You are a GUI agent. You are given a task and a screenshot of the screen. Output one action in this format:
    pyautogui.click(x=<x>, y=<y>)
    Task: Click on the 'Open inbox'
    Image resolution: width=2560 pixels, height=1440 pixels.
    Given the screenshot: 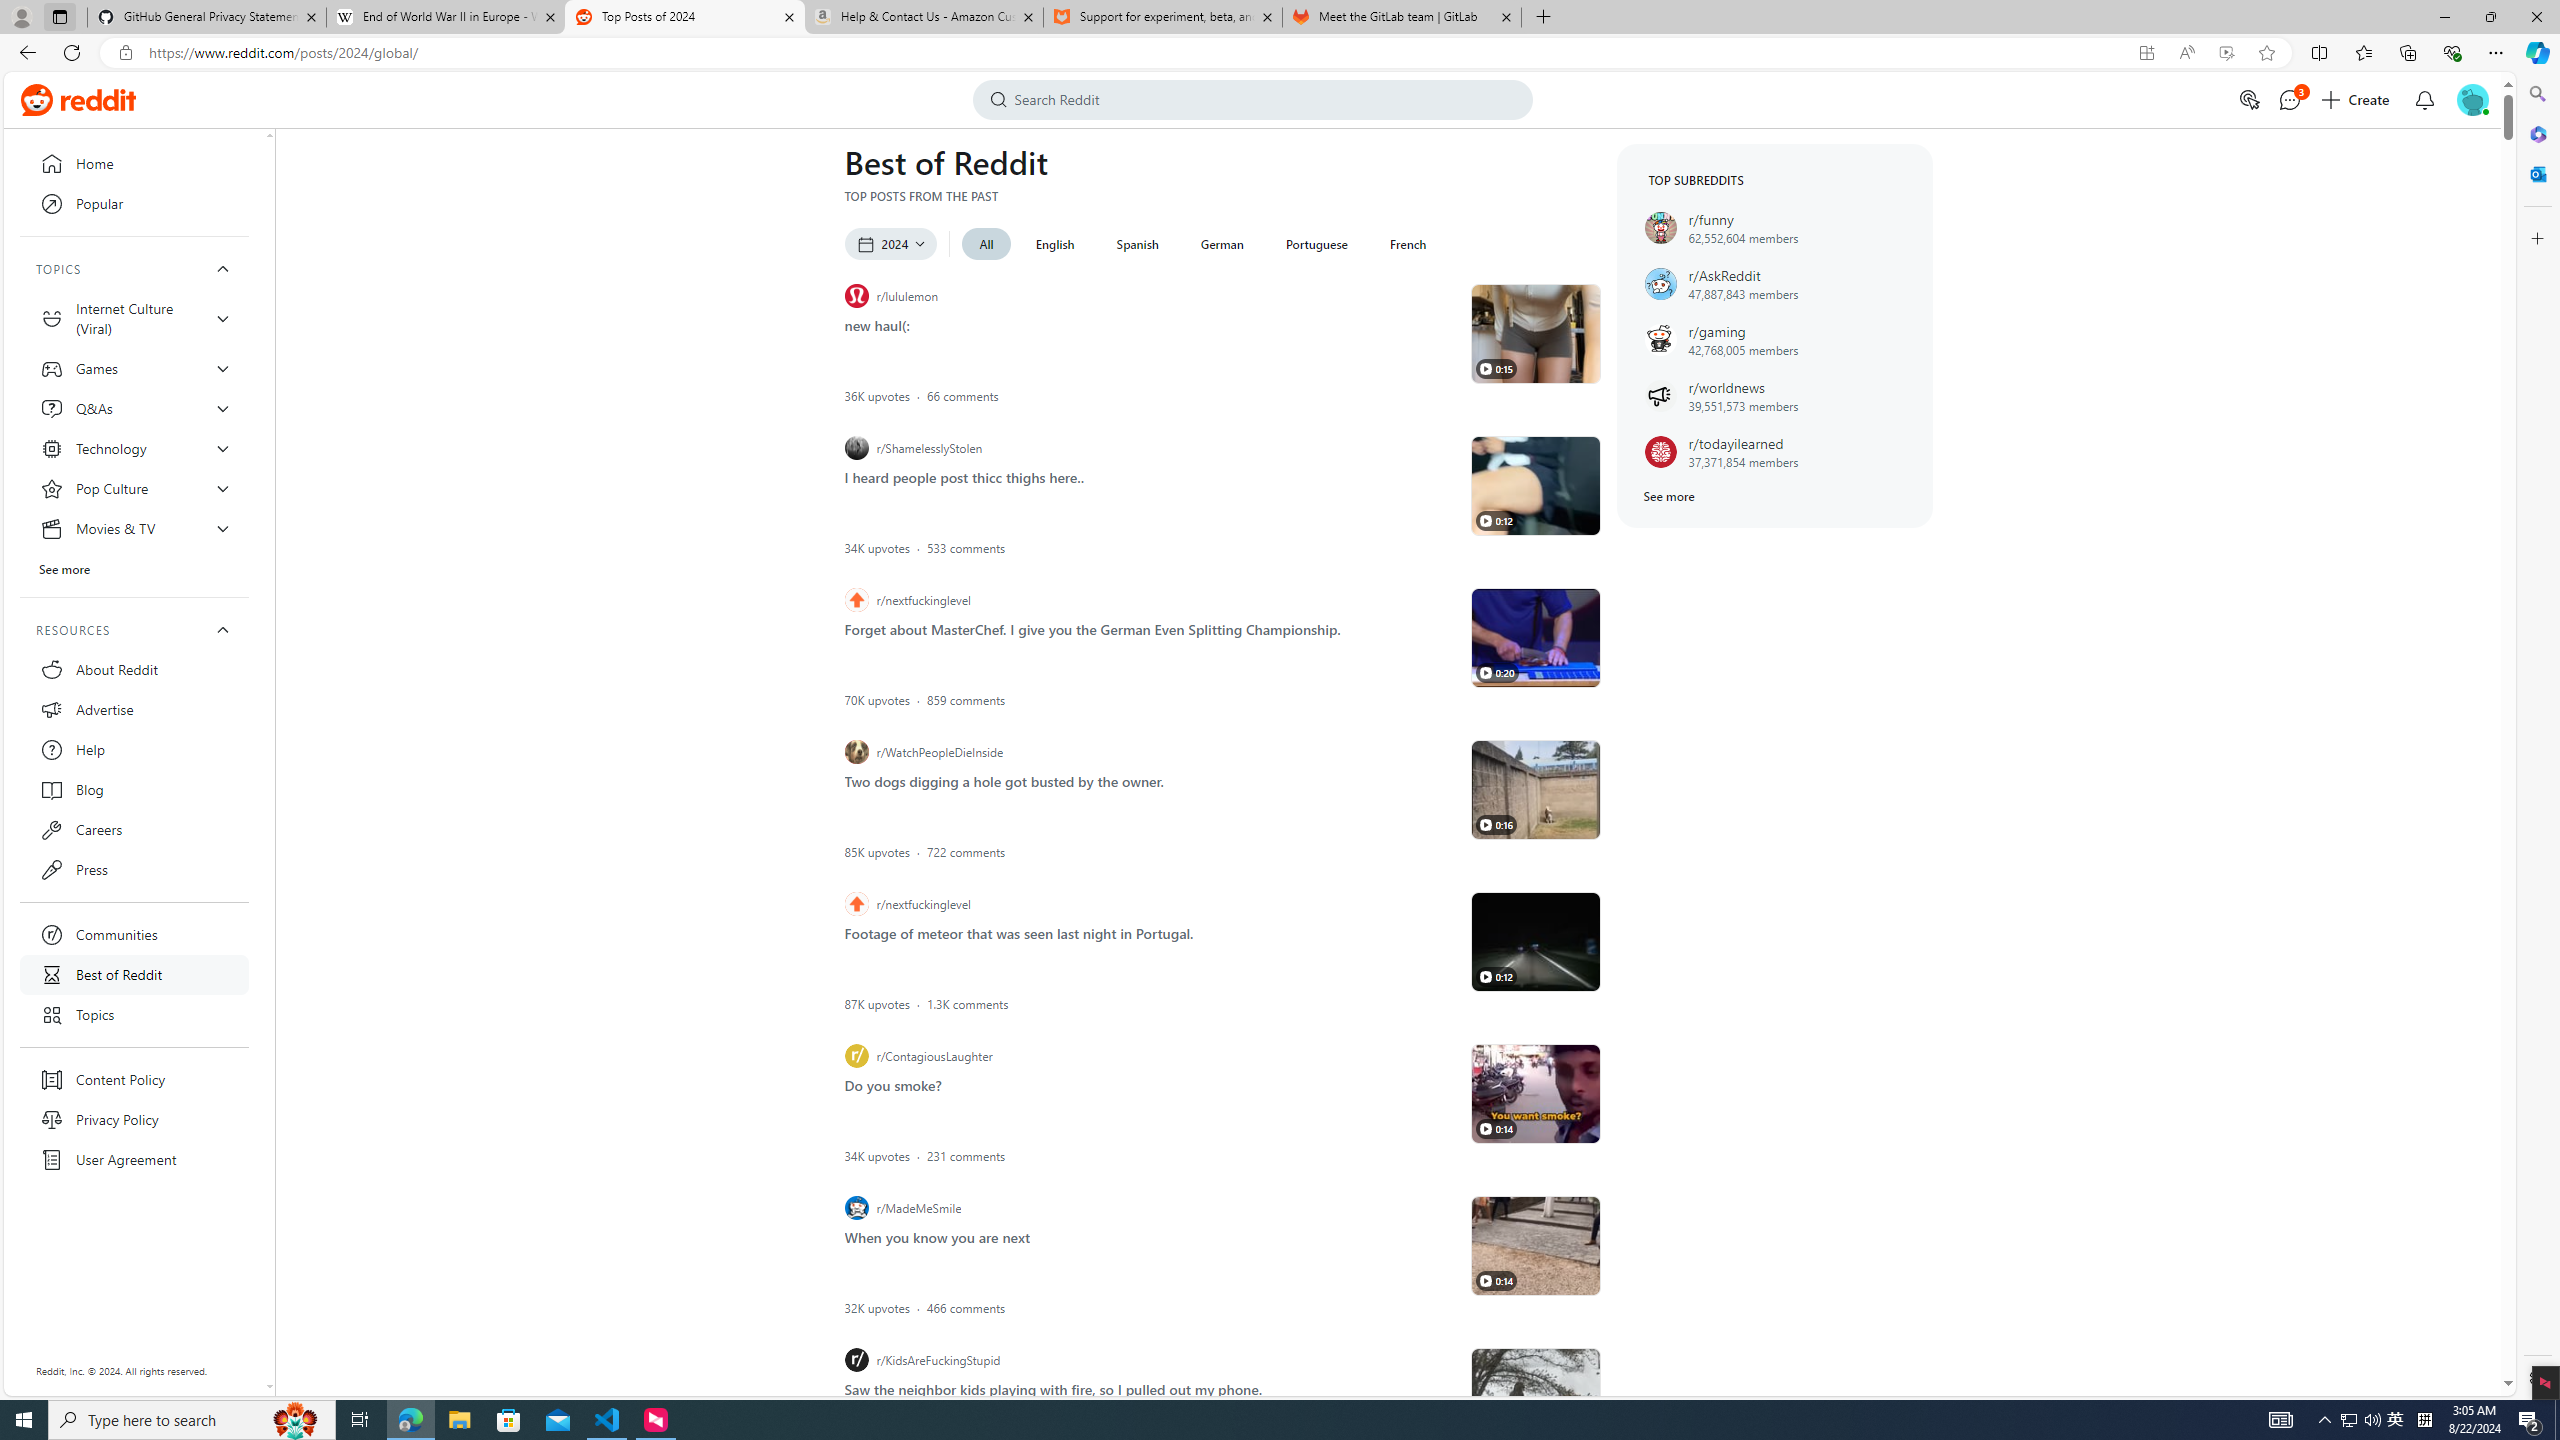 What is the action you would take?
    pyautogui.click(x=2424, y=99)
    